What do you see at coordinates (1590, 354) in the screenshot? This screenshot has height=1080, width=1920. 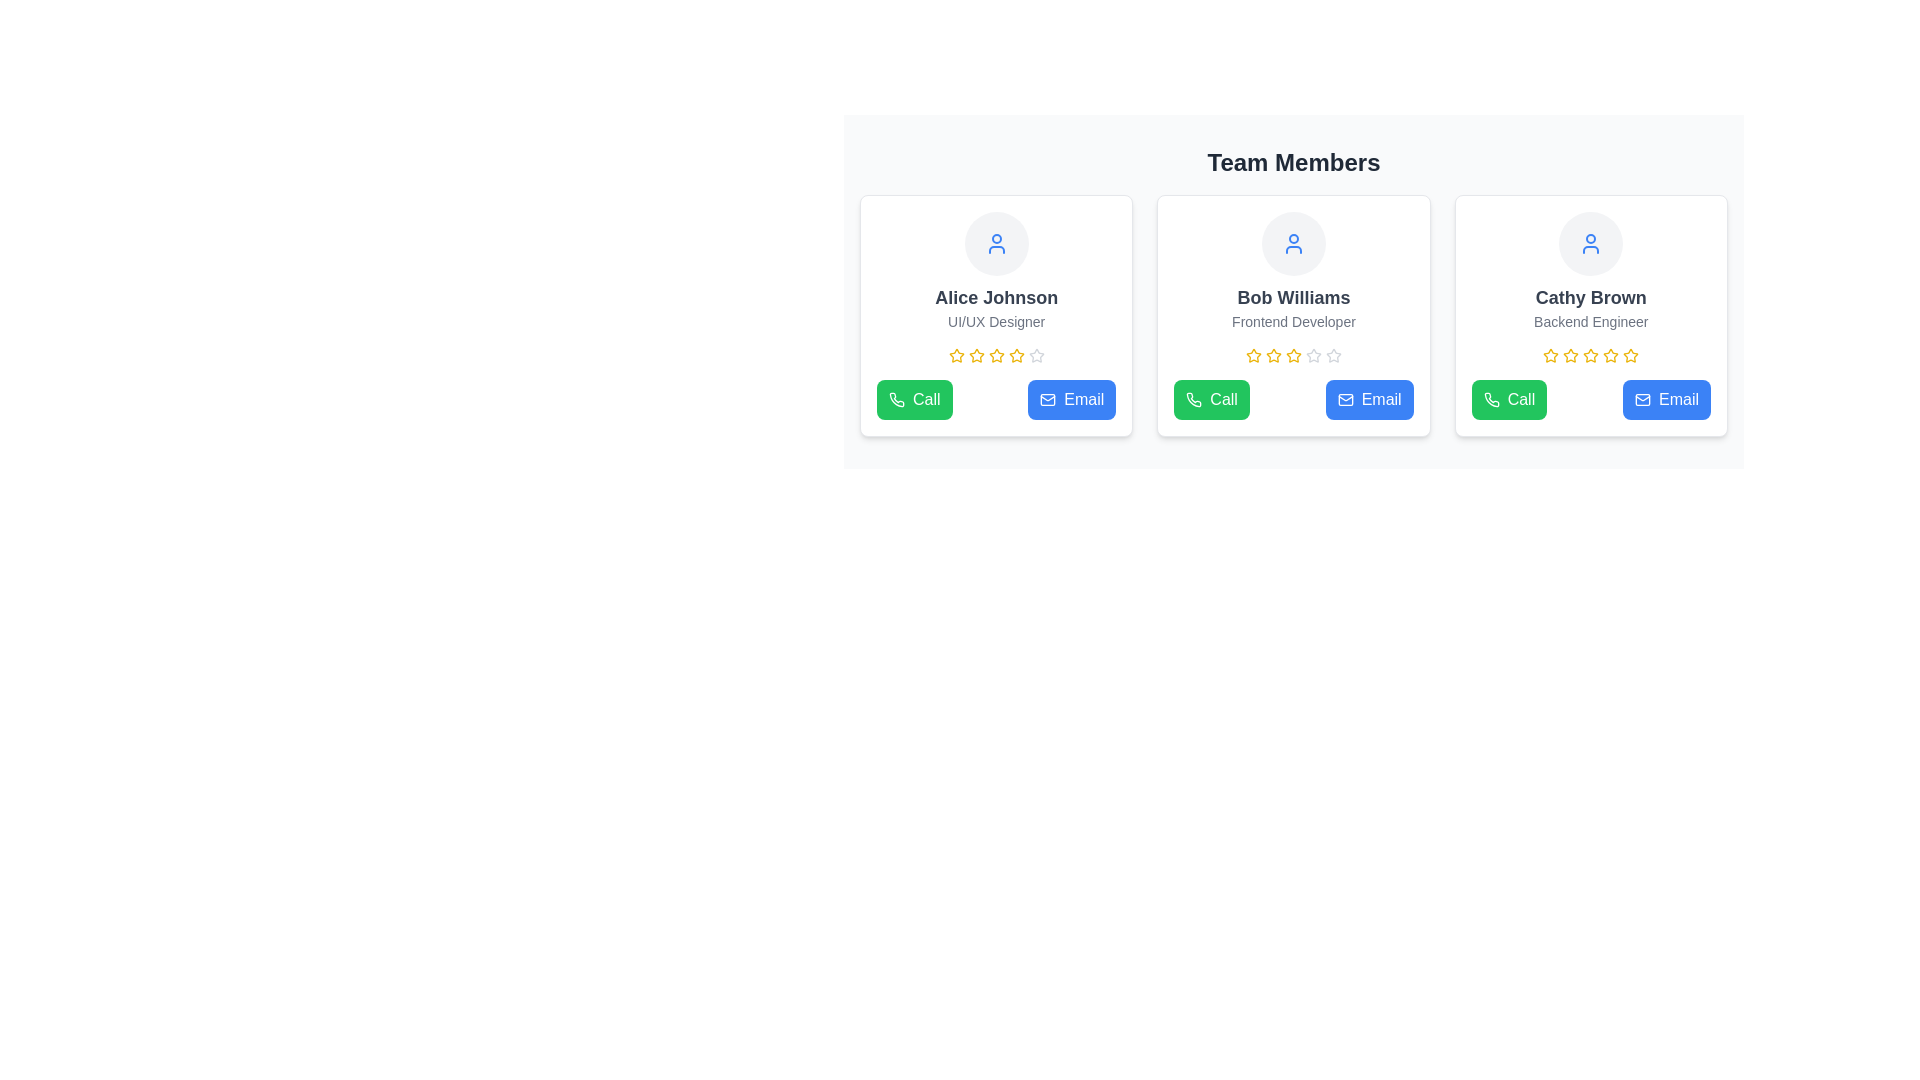 I see `the second star icon in the rating system located below the 'Cathy Brown' card in the 'Team Members' section` at bounding box center [1590, 354].